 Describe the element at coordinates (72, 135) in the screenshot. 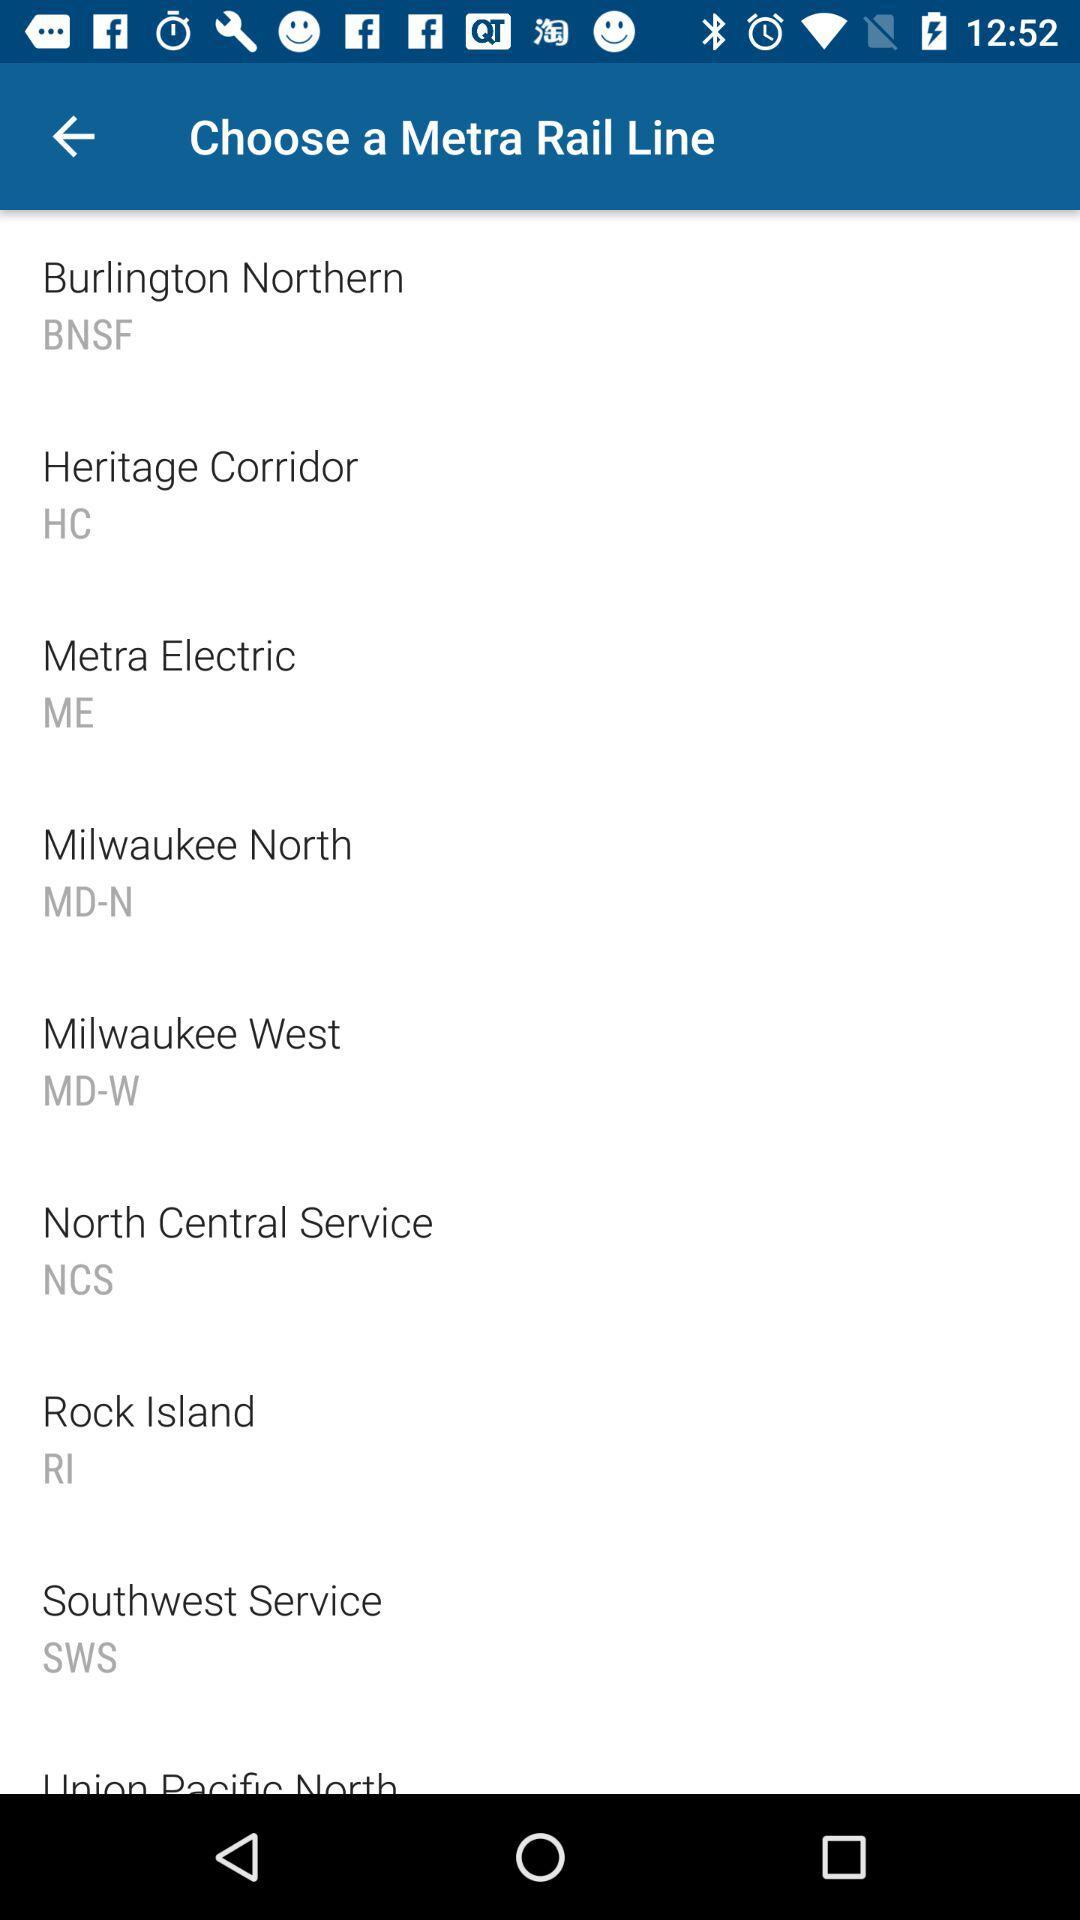

I see `item above the burlington northern` at that location.